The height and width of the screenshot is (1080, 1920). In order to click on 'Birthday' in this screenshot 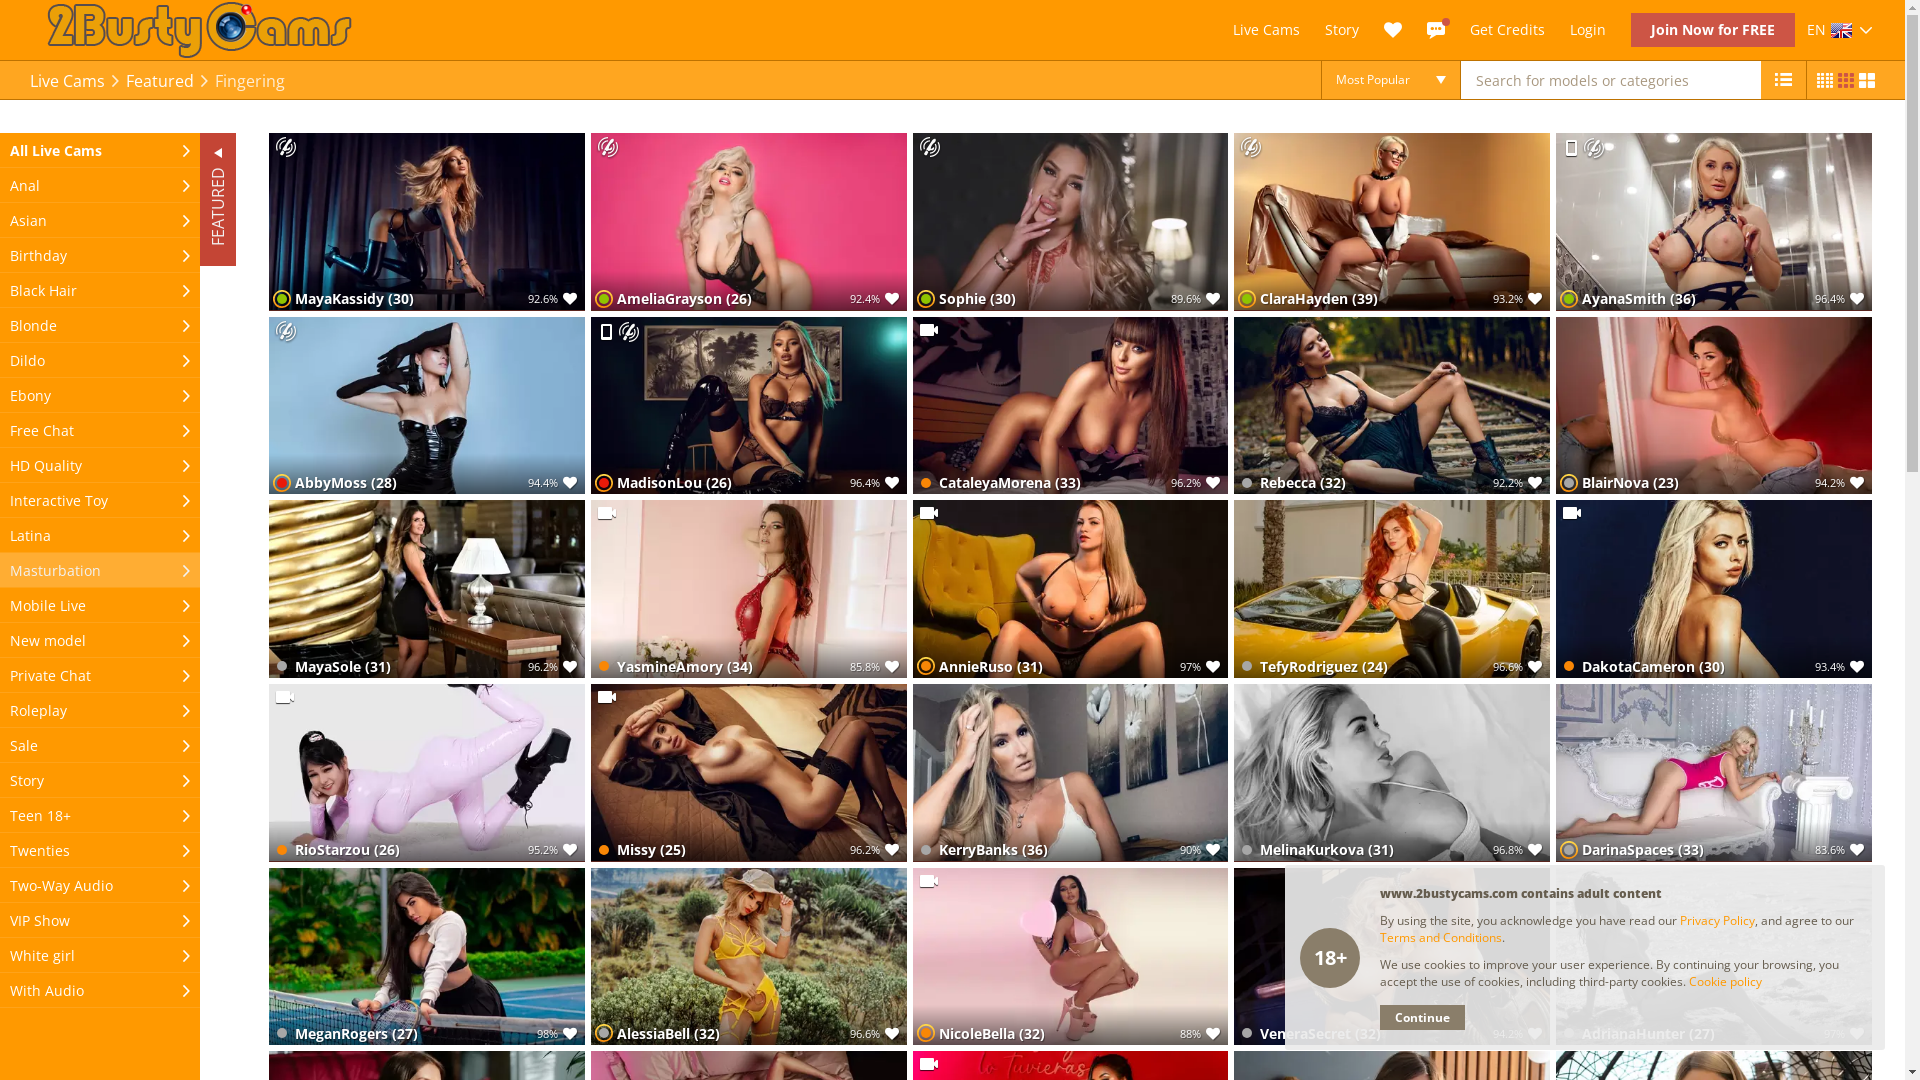, I will do `click(0, 254)`.